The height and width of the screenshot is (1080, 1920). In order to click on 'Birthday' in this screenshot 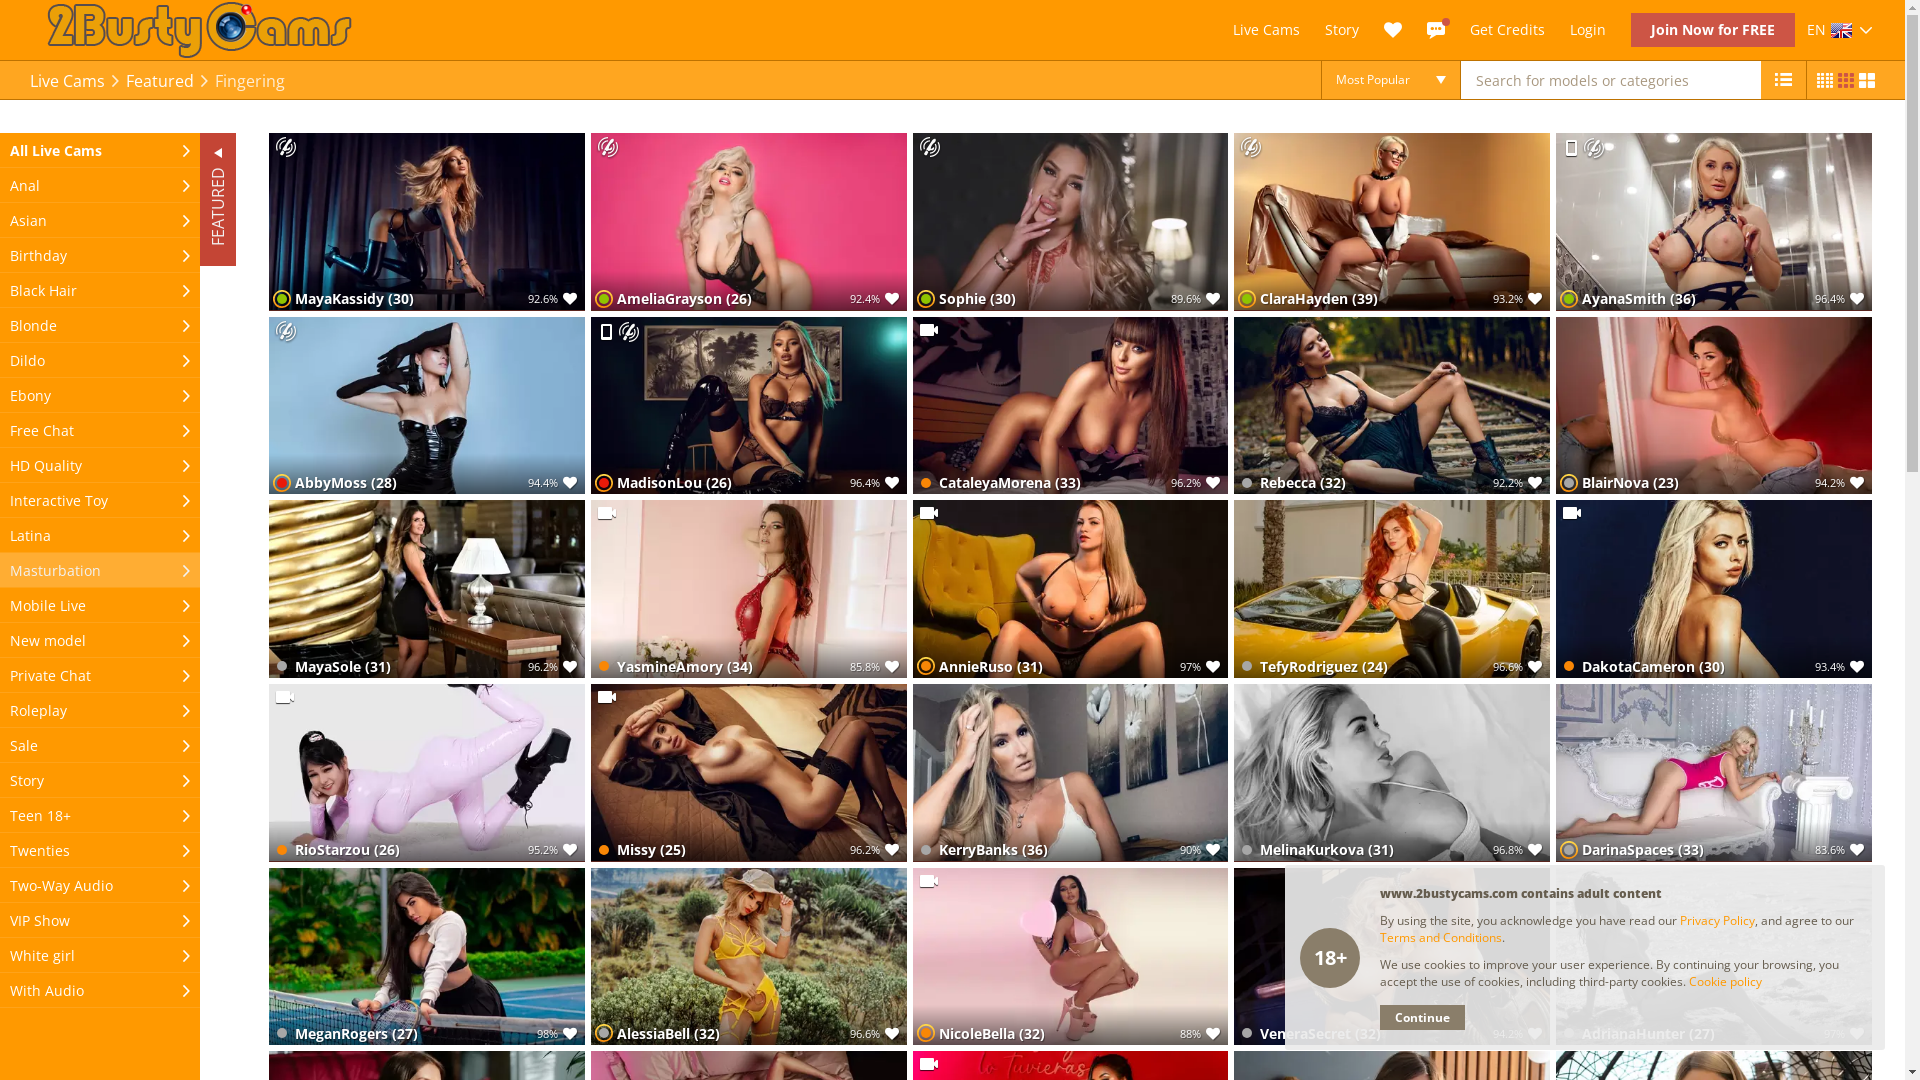, I will do `click(0, 254)`.